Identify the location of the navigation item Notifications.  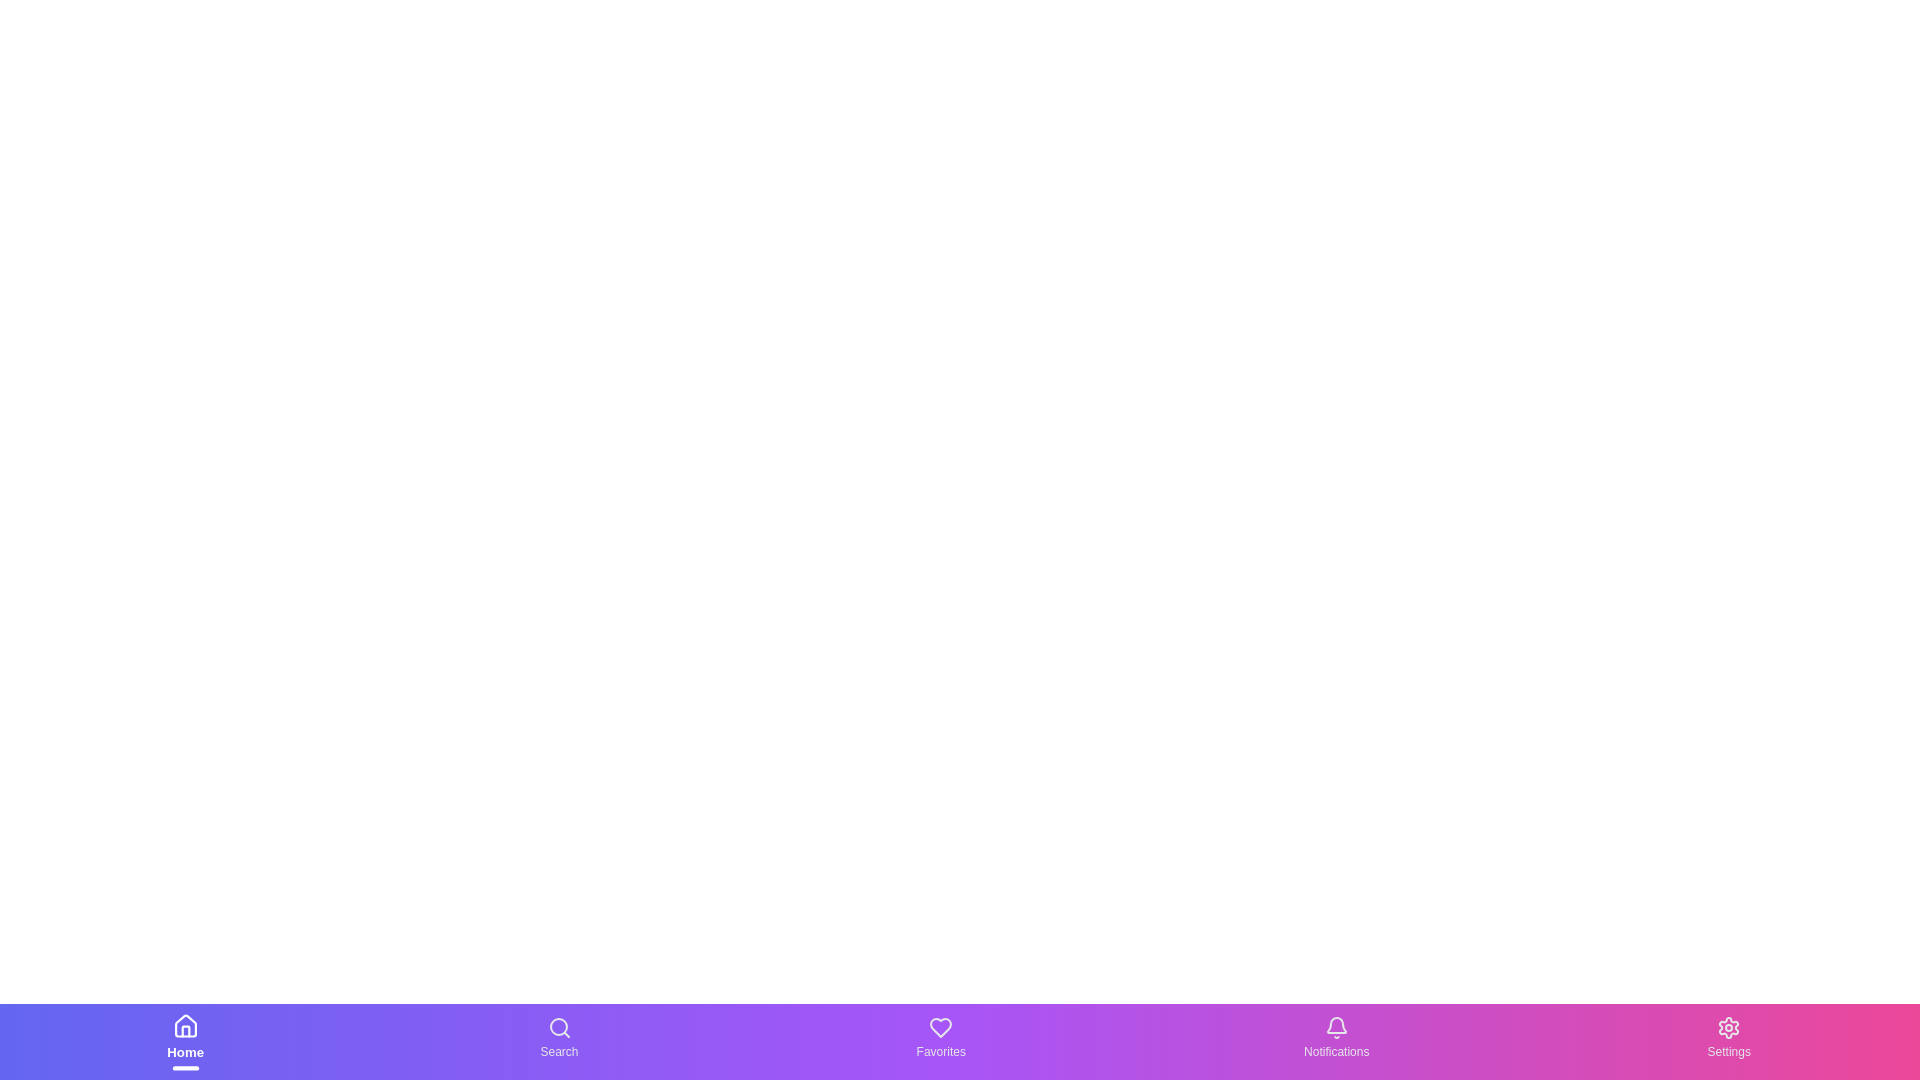
(1335, 1040).